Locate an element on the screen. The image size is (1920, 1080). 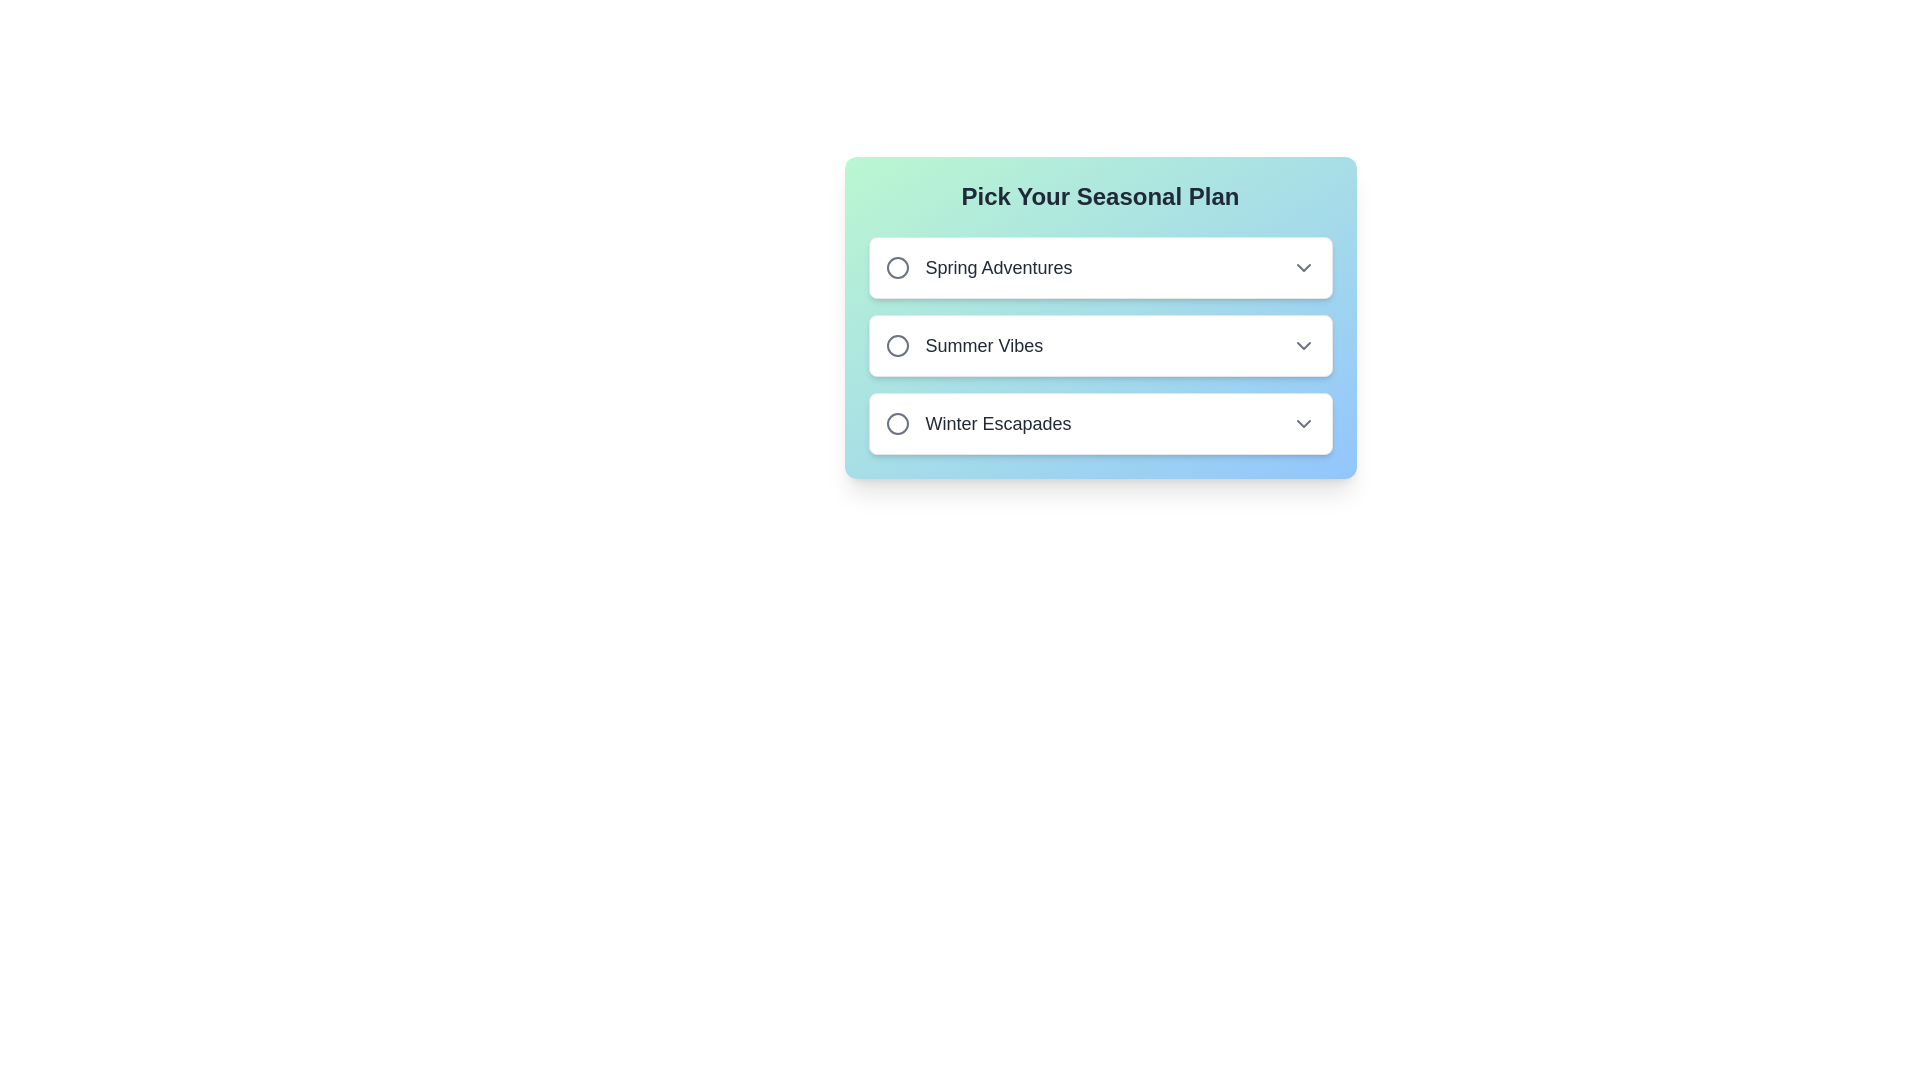
the chevron icon indicating a dropdown or menu expansion option associated with the 'Spring Adventures' option is located at coordinates (1303, 266).